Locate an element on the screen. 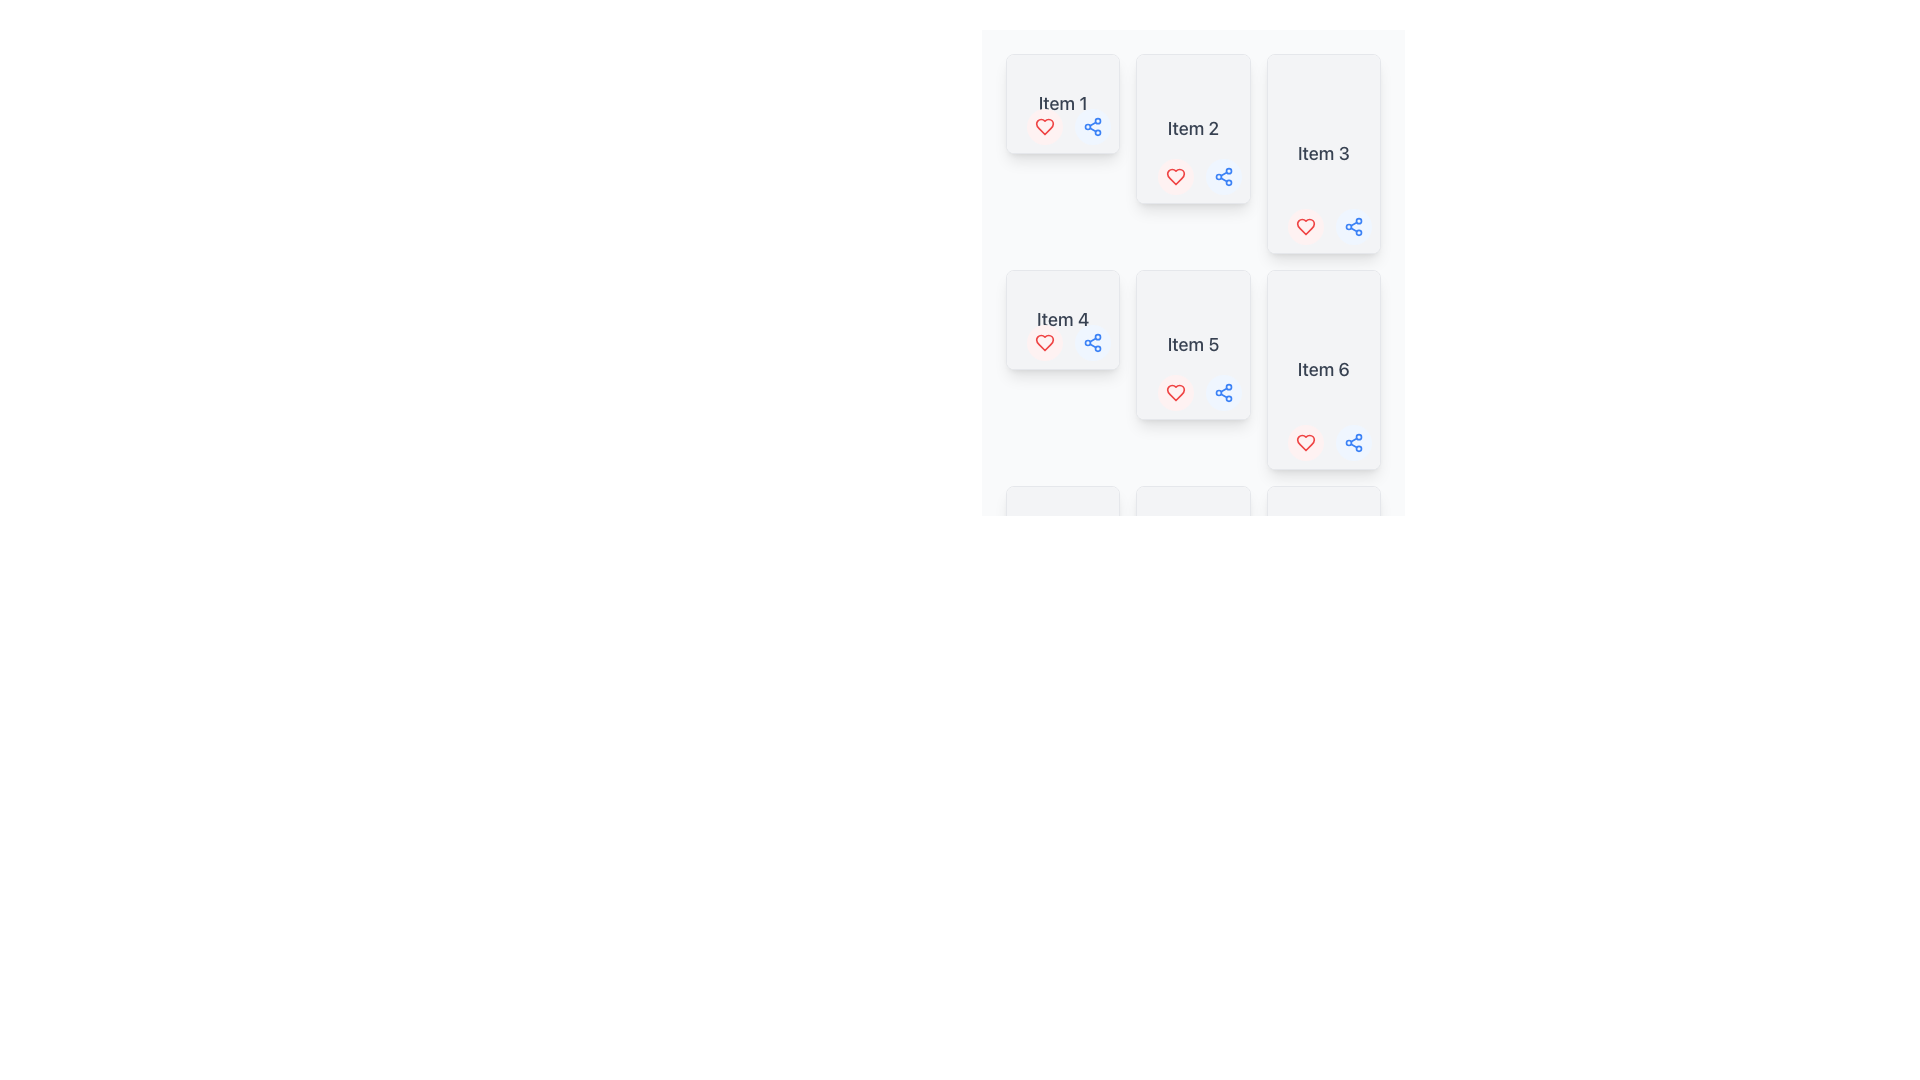  the Text Label displaying 'Item 5' located in the second row, second column of the grid layout is located at coordinates (1193, 343).